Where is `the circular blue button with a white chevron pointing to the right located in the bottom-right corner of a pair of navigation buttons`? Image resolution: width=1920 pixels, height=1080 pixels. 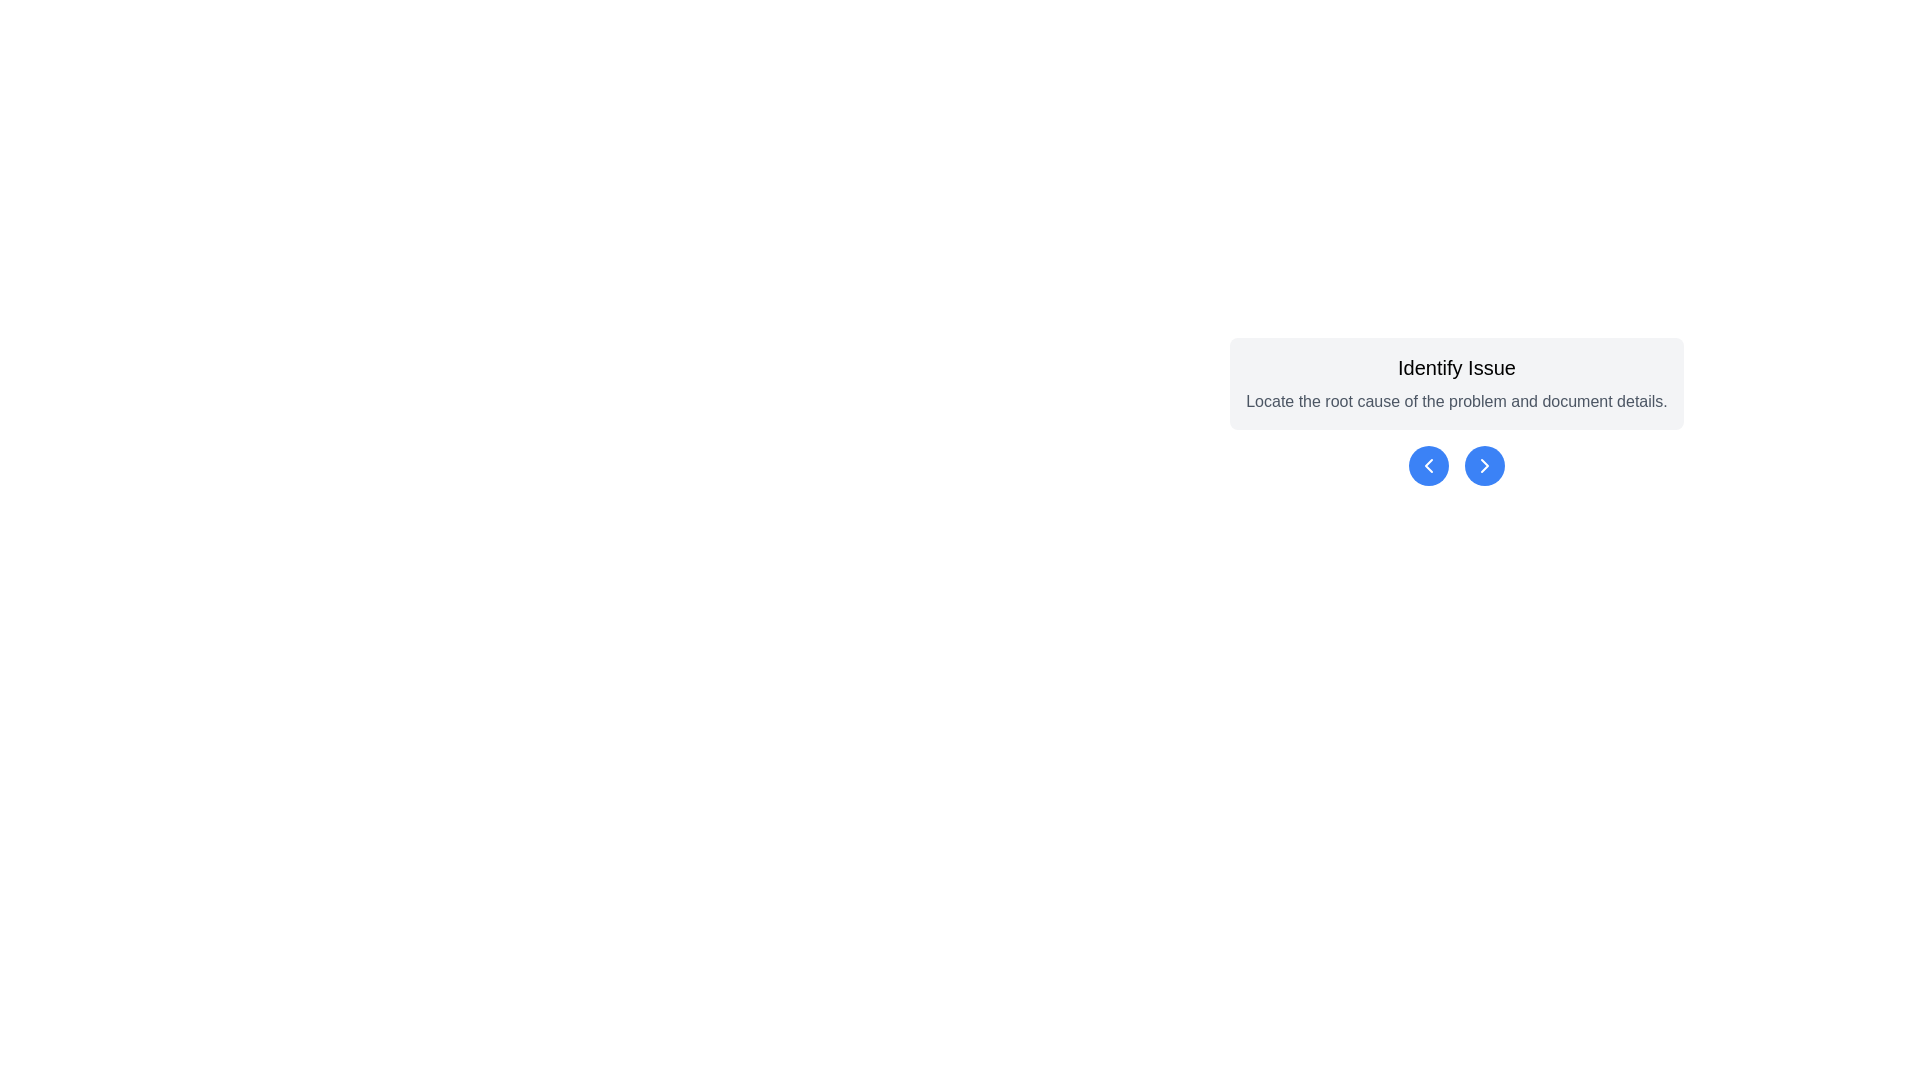
the circular blue button with a white chevron pointing to the right located in the bottom-right corner of a pair of navigation buttons is located at coordinates (1484, 466).